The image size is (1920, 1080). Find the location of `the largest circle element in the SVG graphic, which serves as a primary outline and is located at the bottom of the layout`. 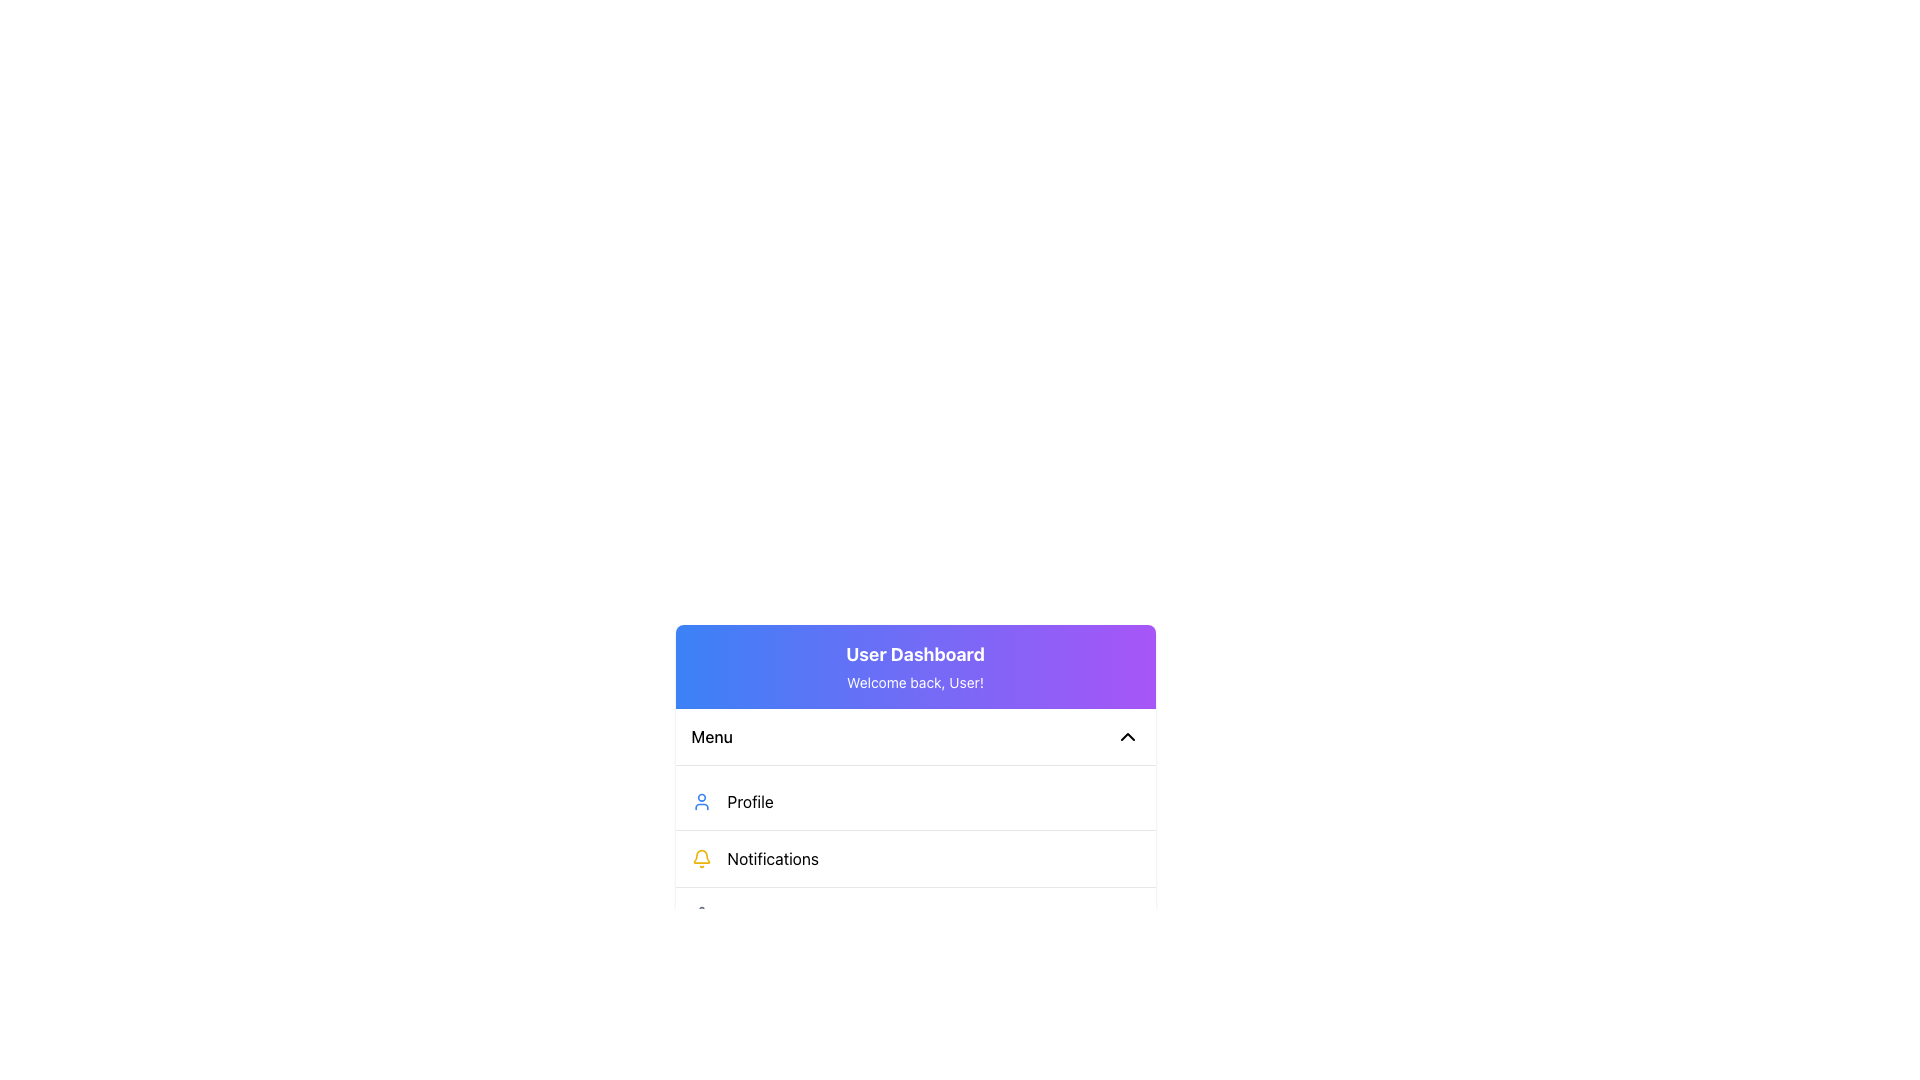

the largest circle element in the SVG graphic, which serves as a primary outline and is located at the bottom of the layout is located at coordinates (724, 971).